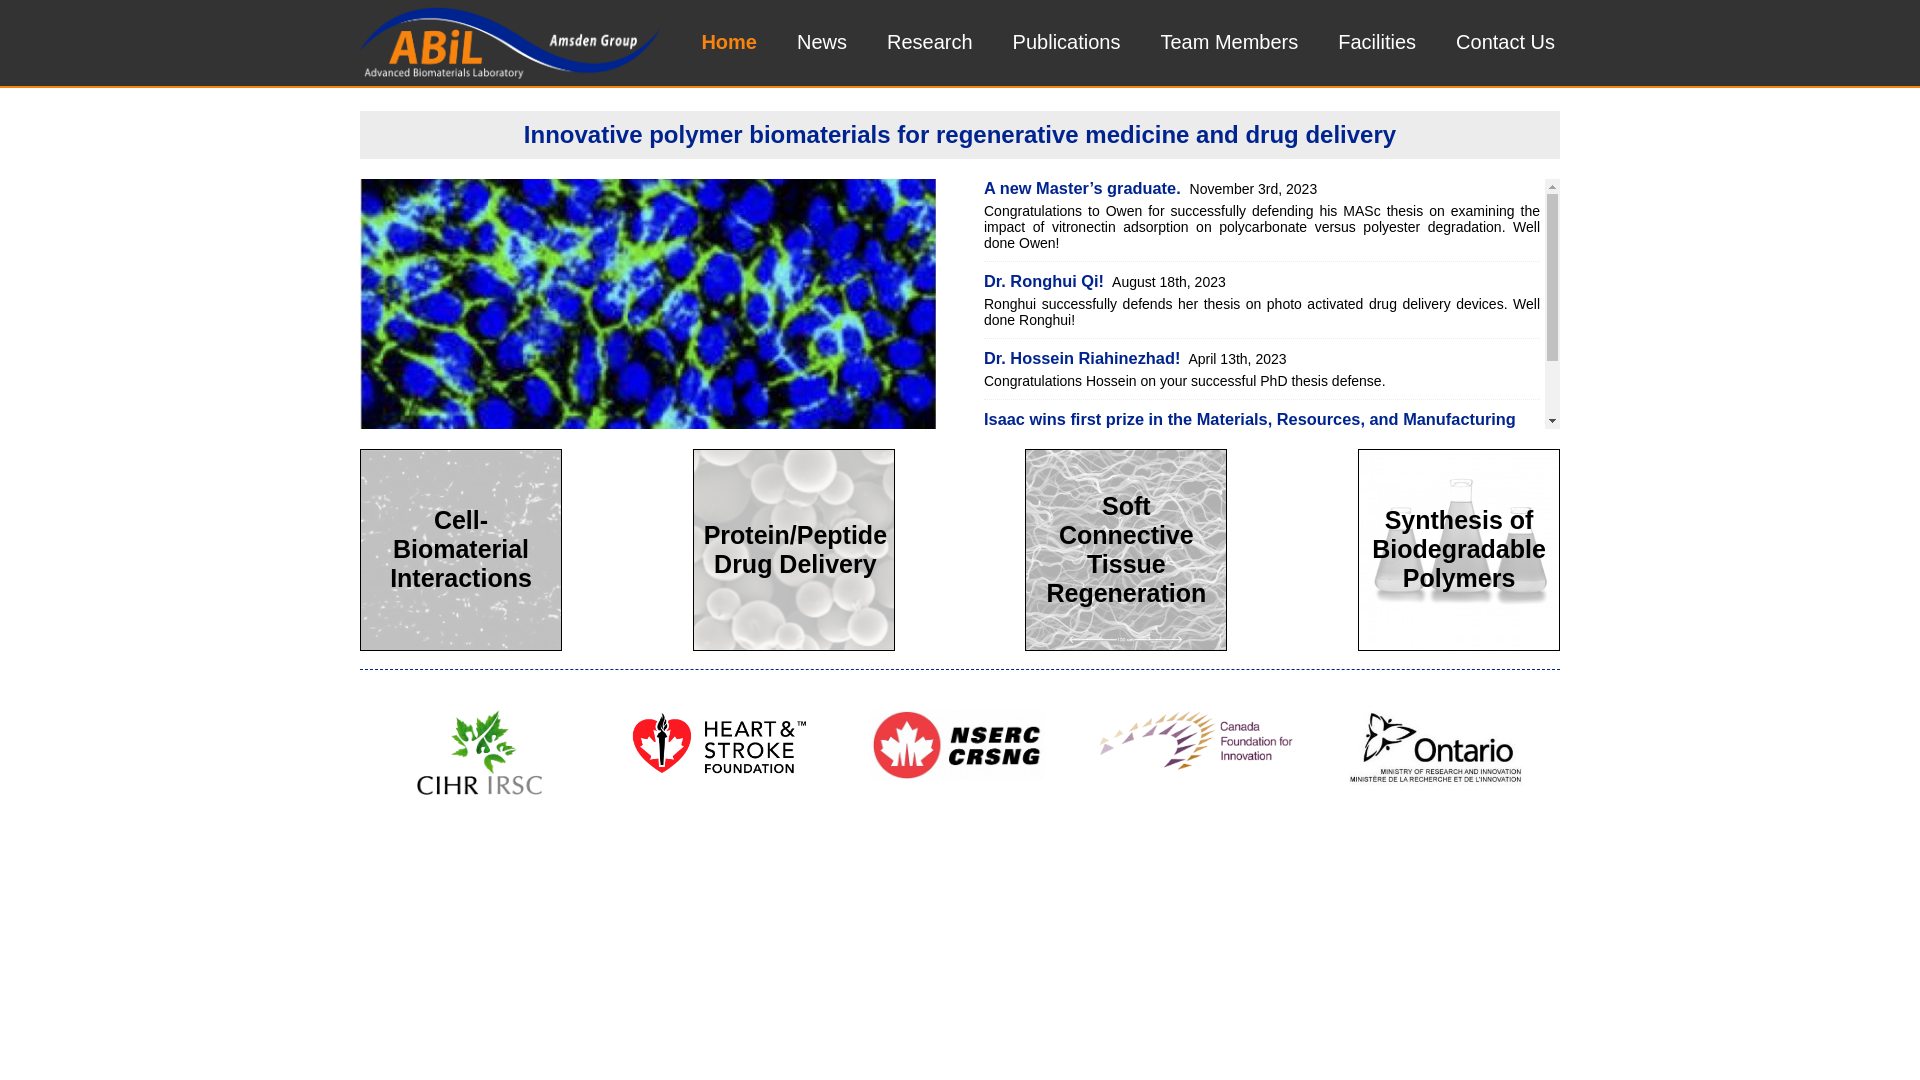 The image size is (1920, 1080). I want to click on 'Protein/Peptide Drug Delivery', so click(792, 551).